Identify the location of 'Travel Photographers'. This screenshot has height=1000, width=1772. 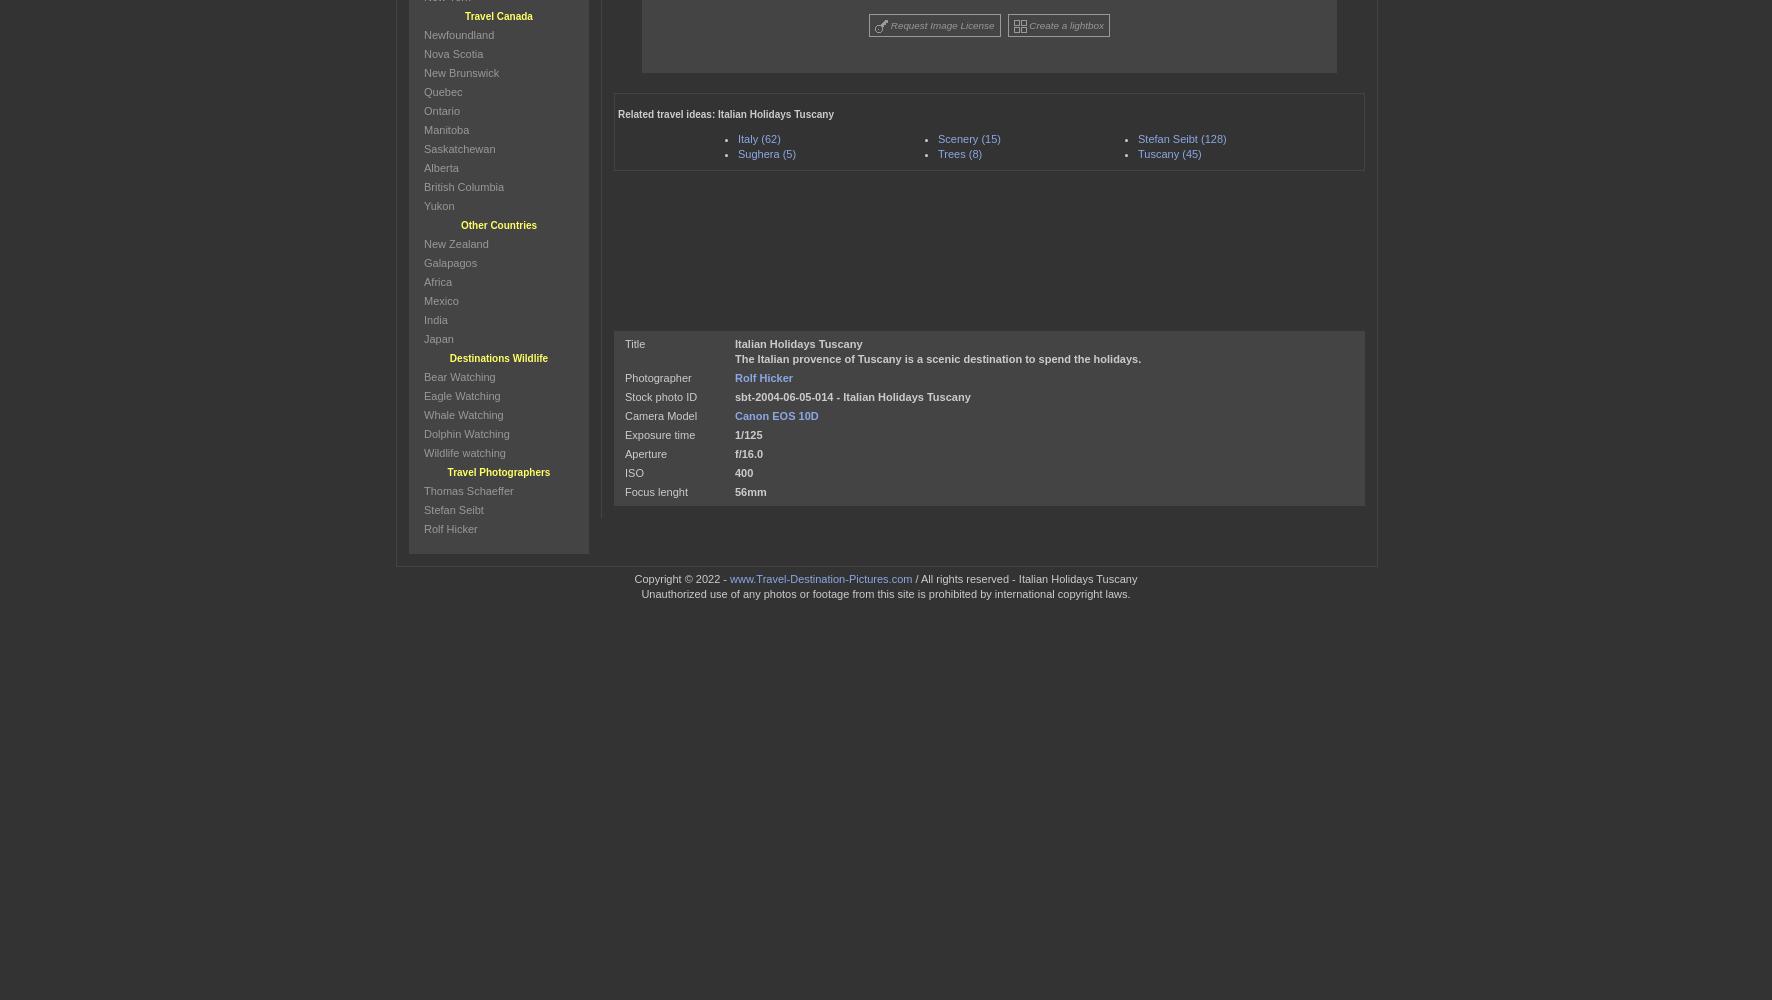
(497, 471).